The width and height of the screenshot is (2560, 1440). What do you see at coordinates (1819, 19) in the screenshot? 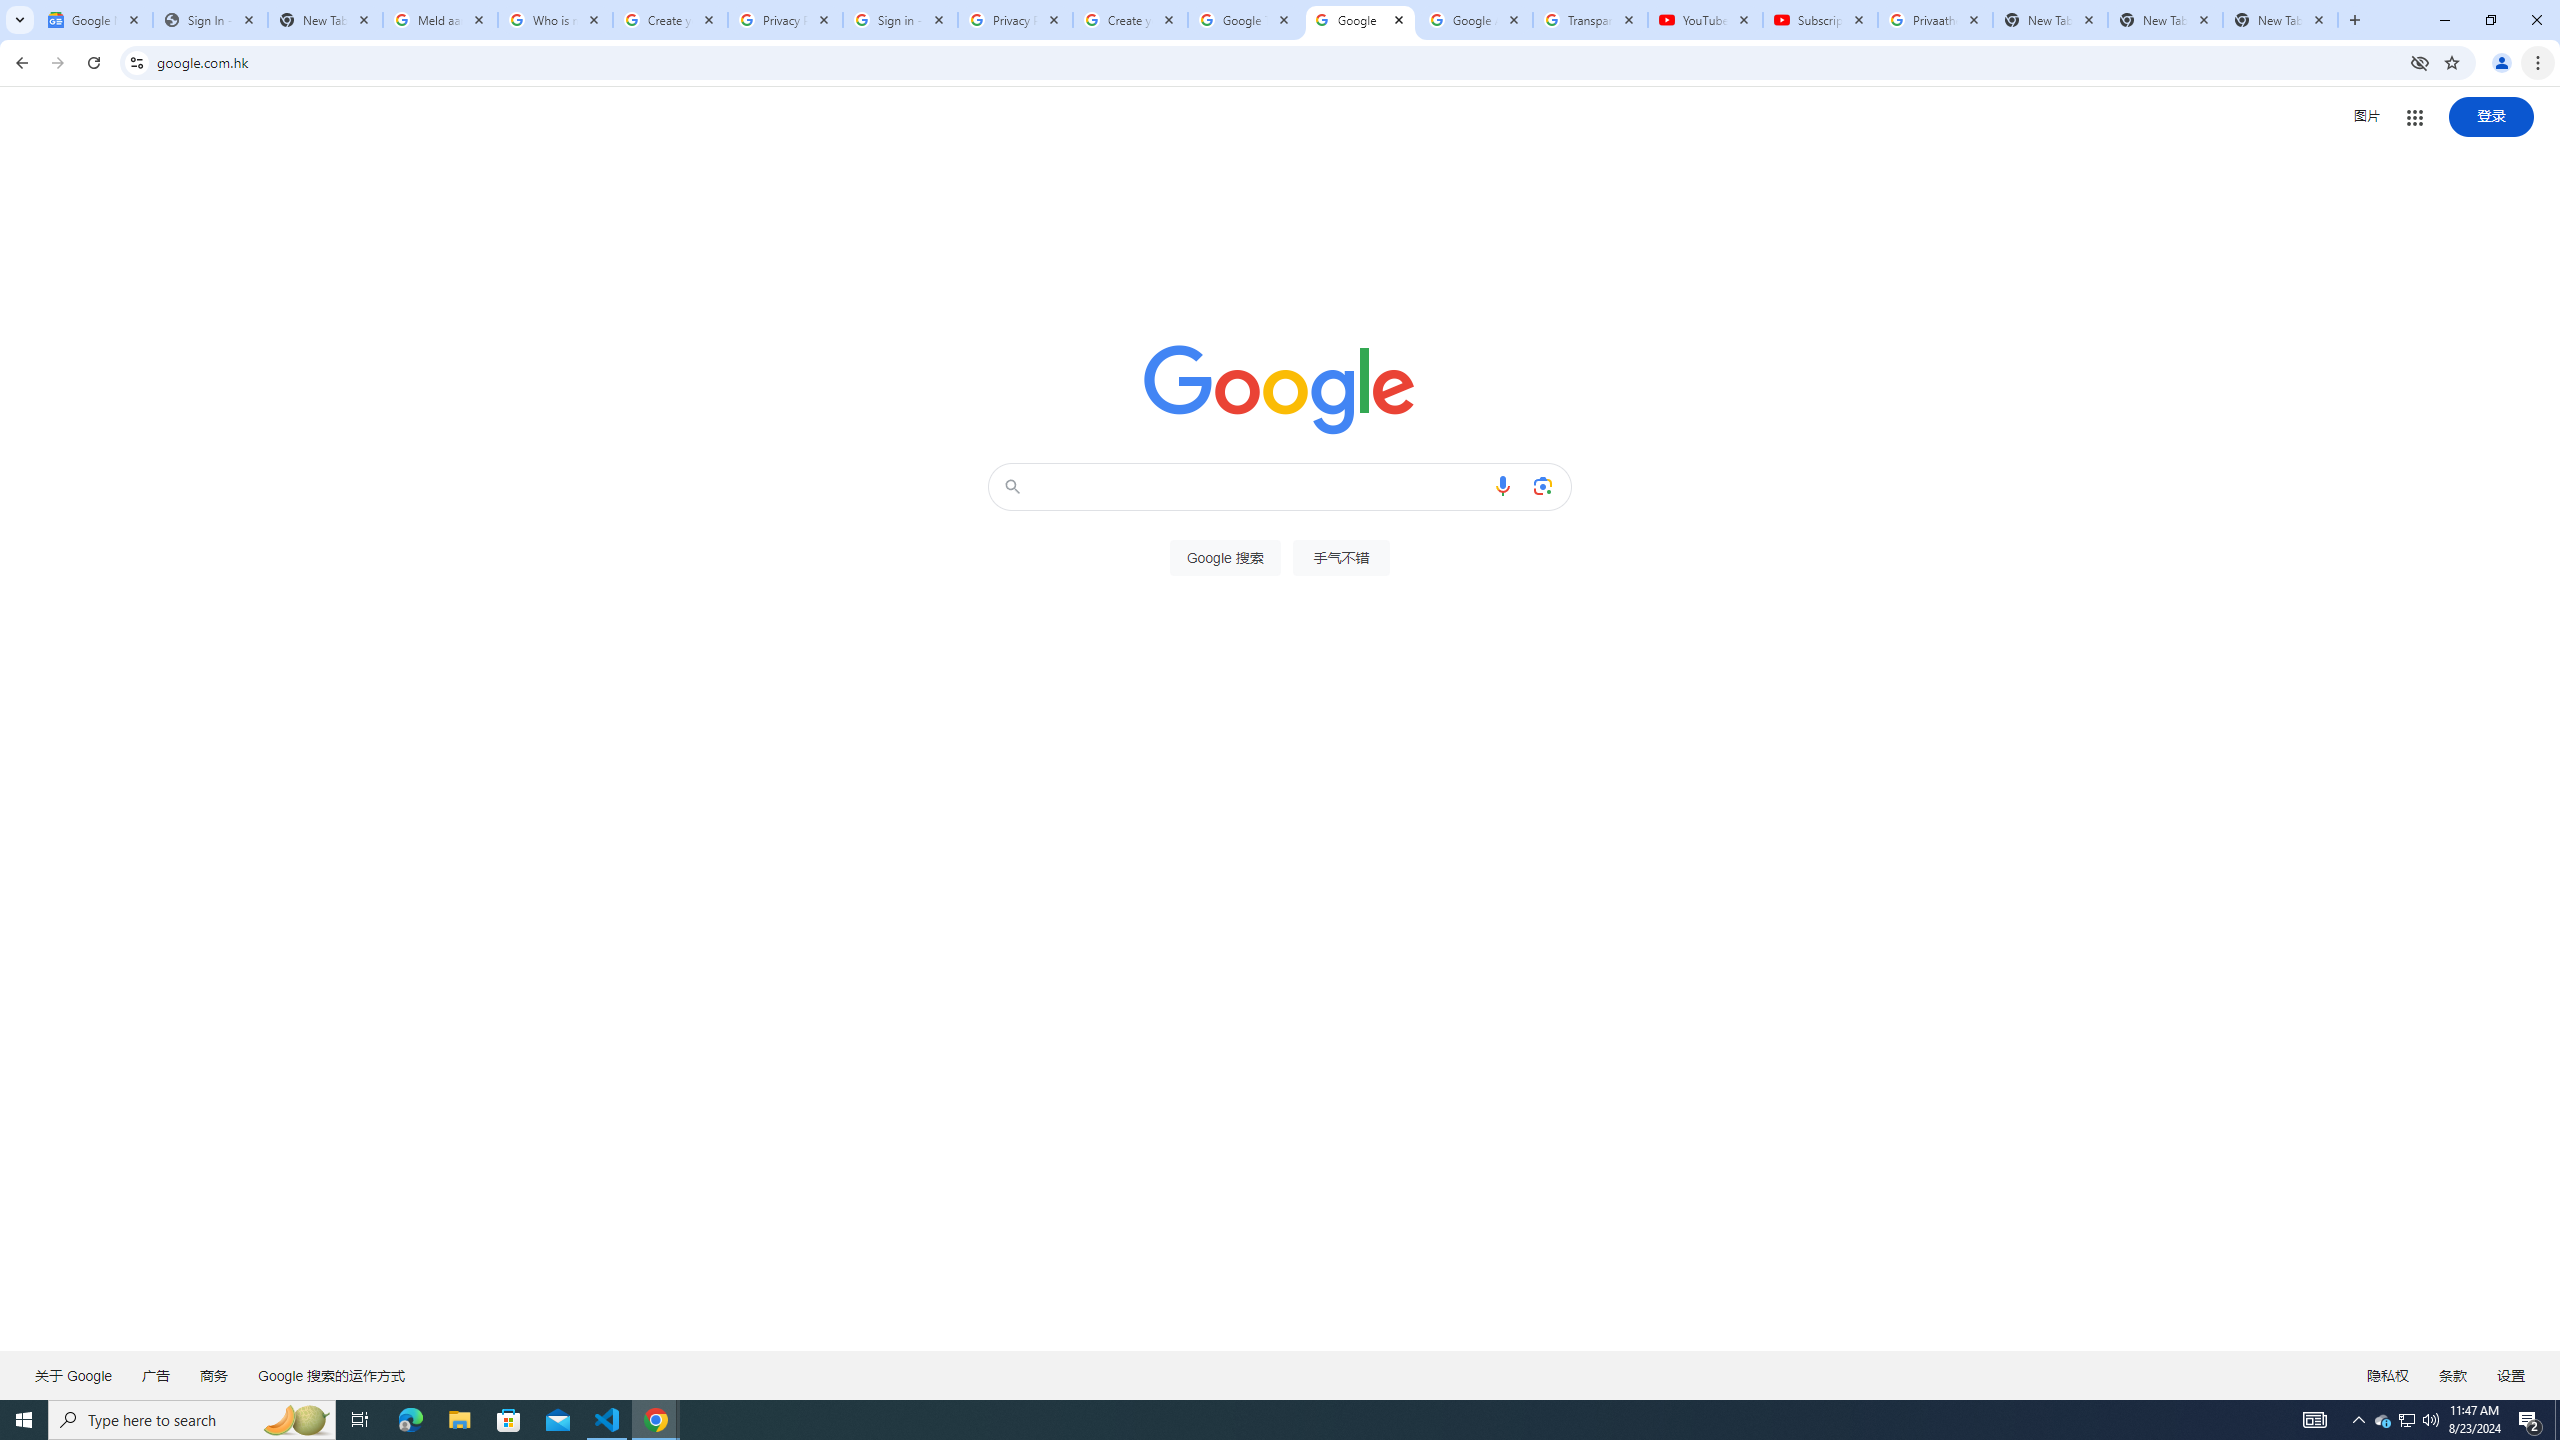
I see `'Subscriptions - YouTube'` at bounding box center [1819, 19].